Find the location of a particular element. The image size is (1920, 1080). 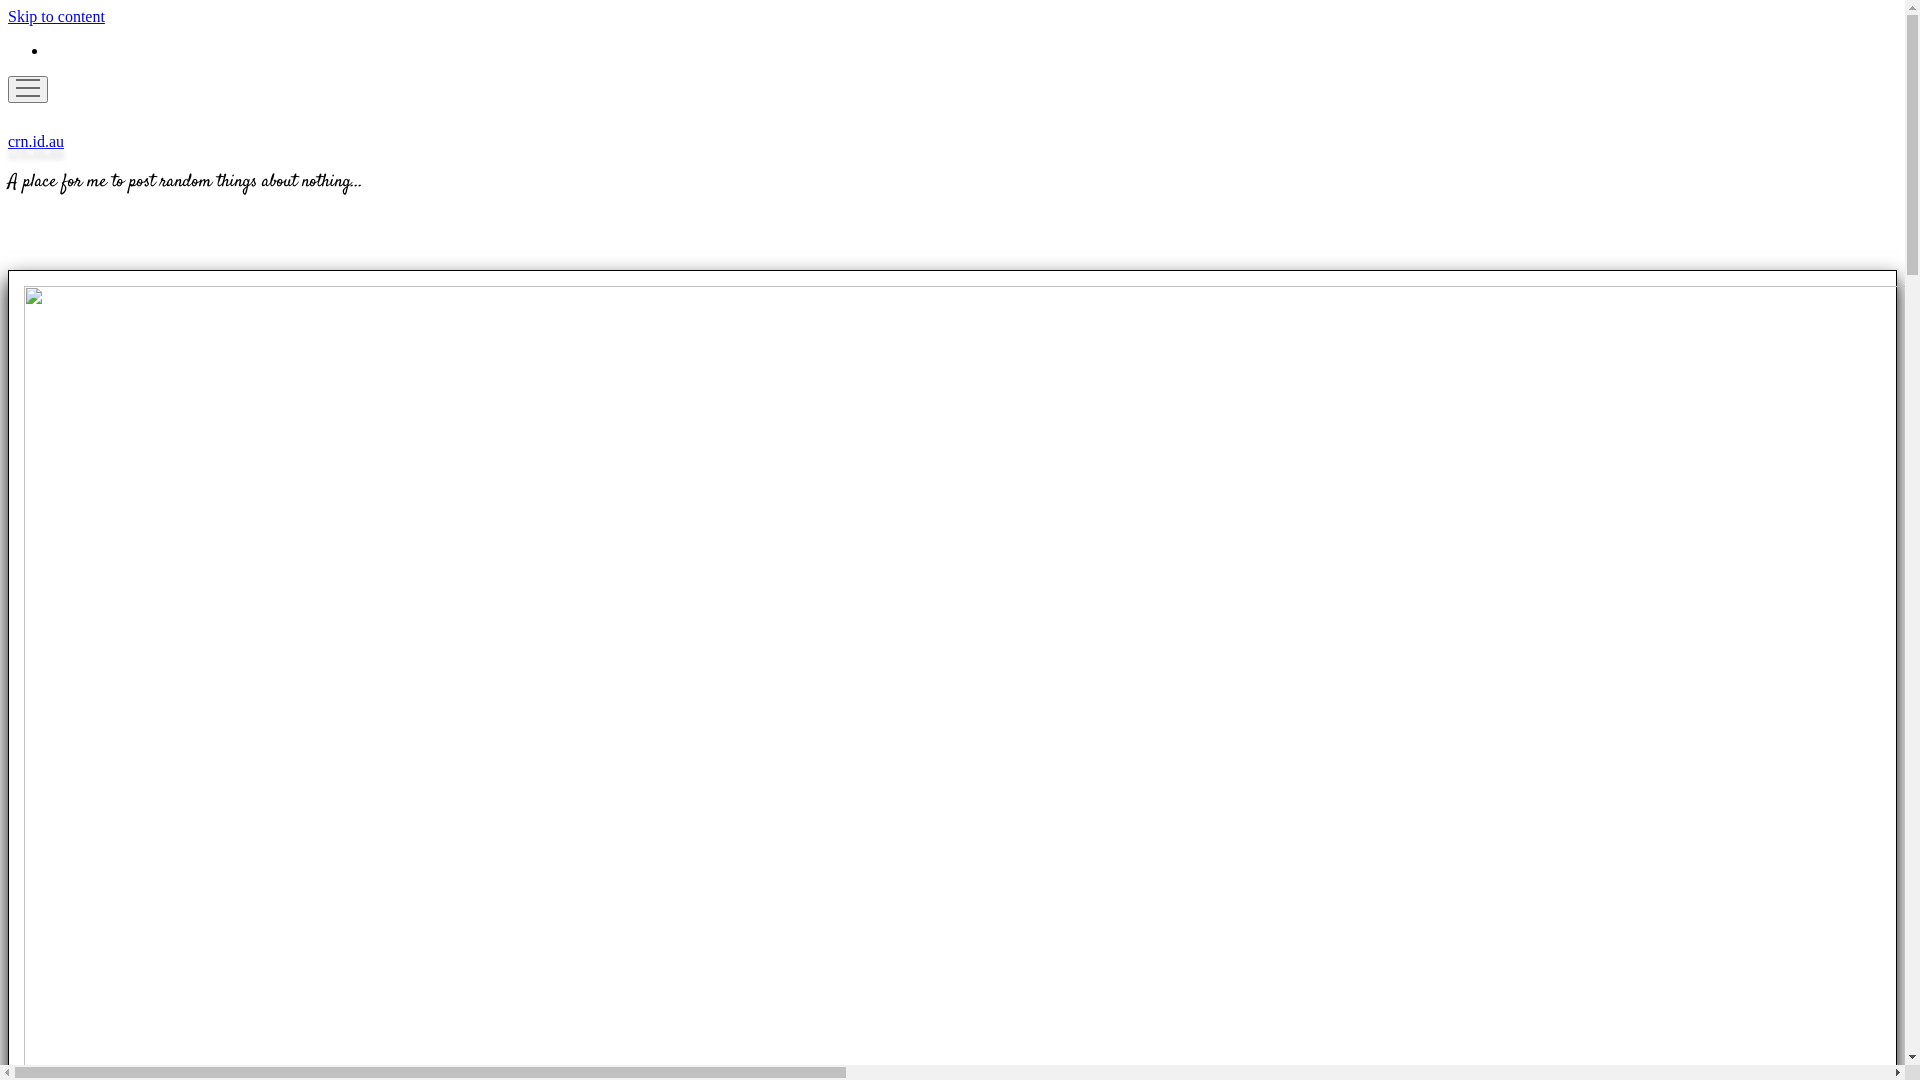

'Skip to content' is located at coordinates (8, 16).